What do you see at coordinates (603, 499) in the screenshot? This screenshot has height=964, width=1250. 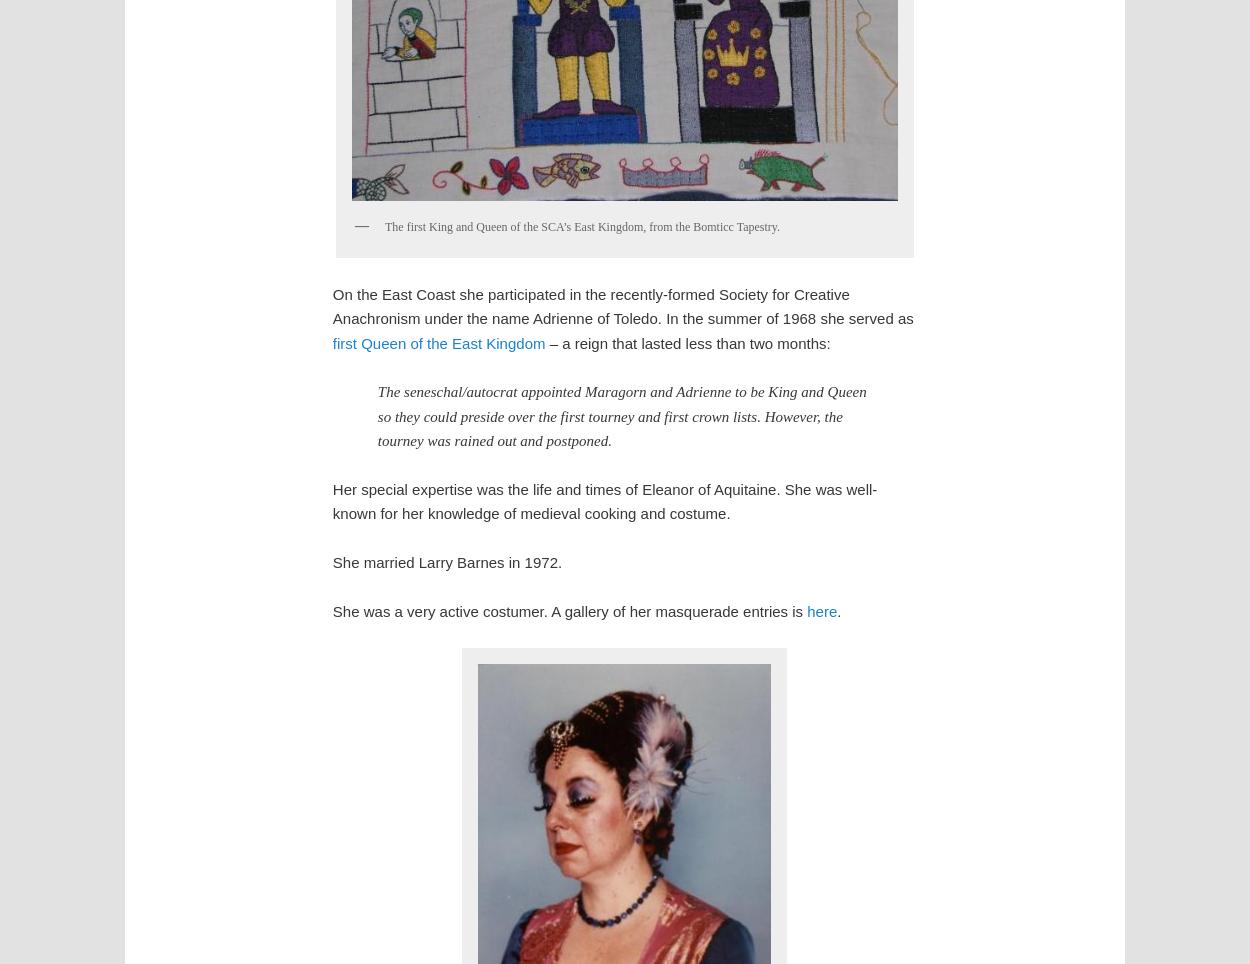 I see `'Her special expertise was the life and times of Eleanor of Aquitaine. She was well-known for her knowledge of medieval cooking and costume.'` at bounding box center [603, 499].